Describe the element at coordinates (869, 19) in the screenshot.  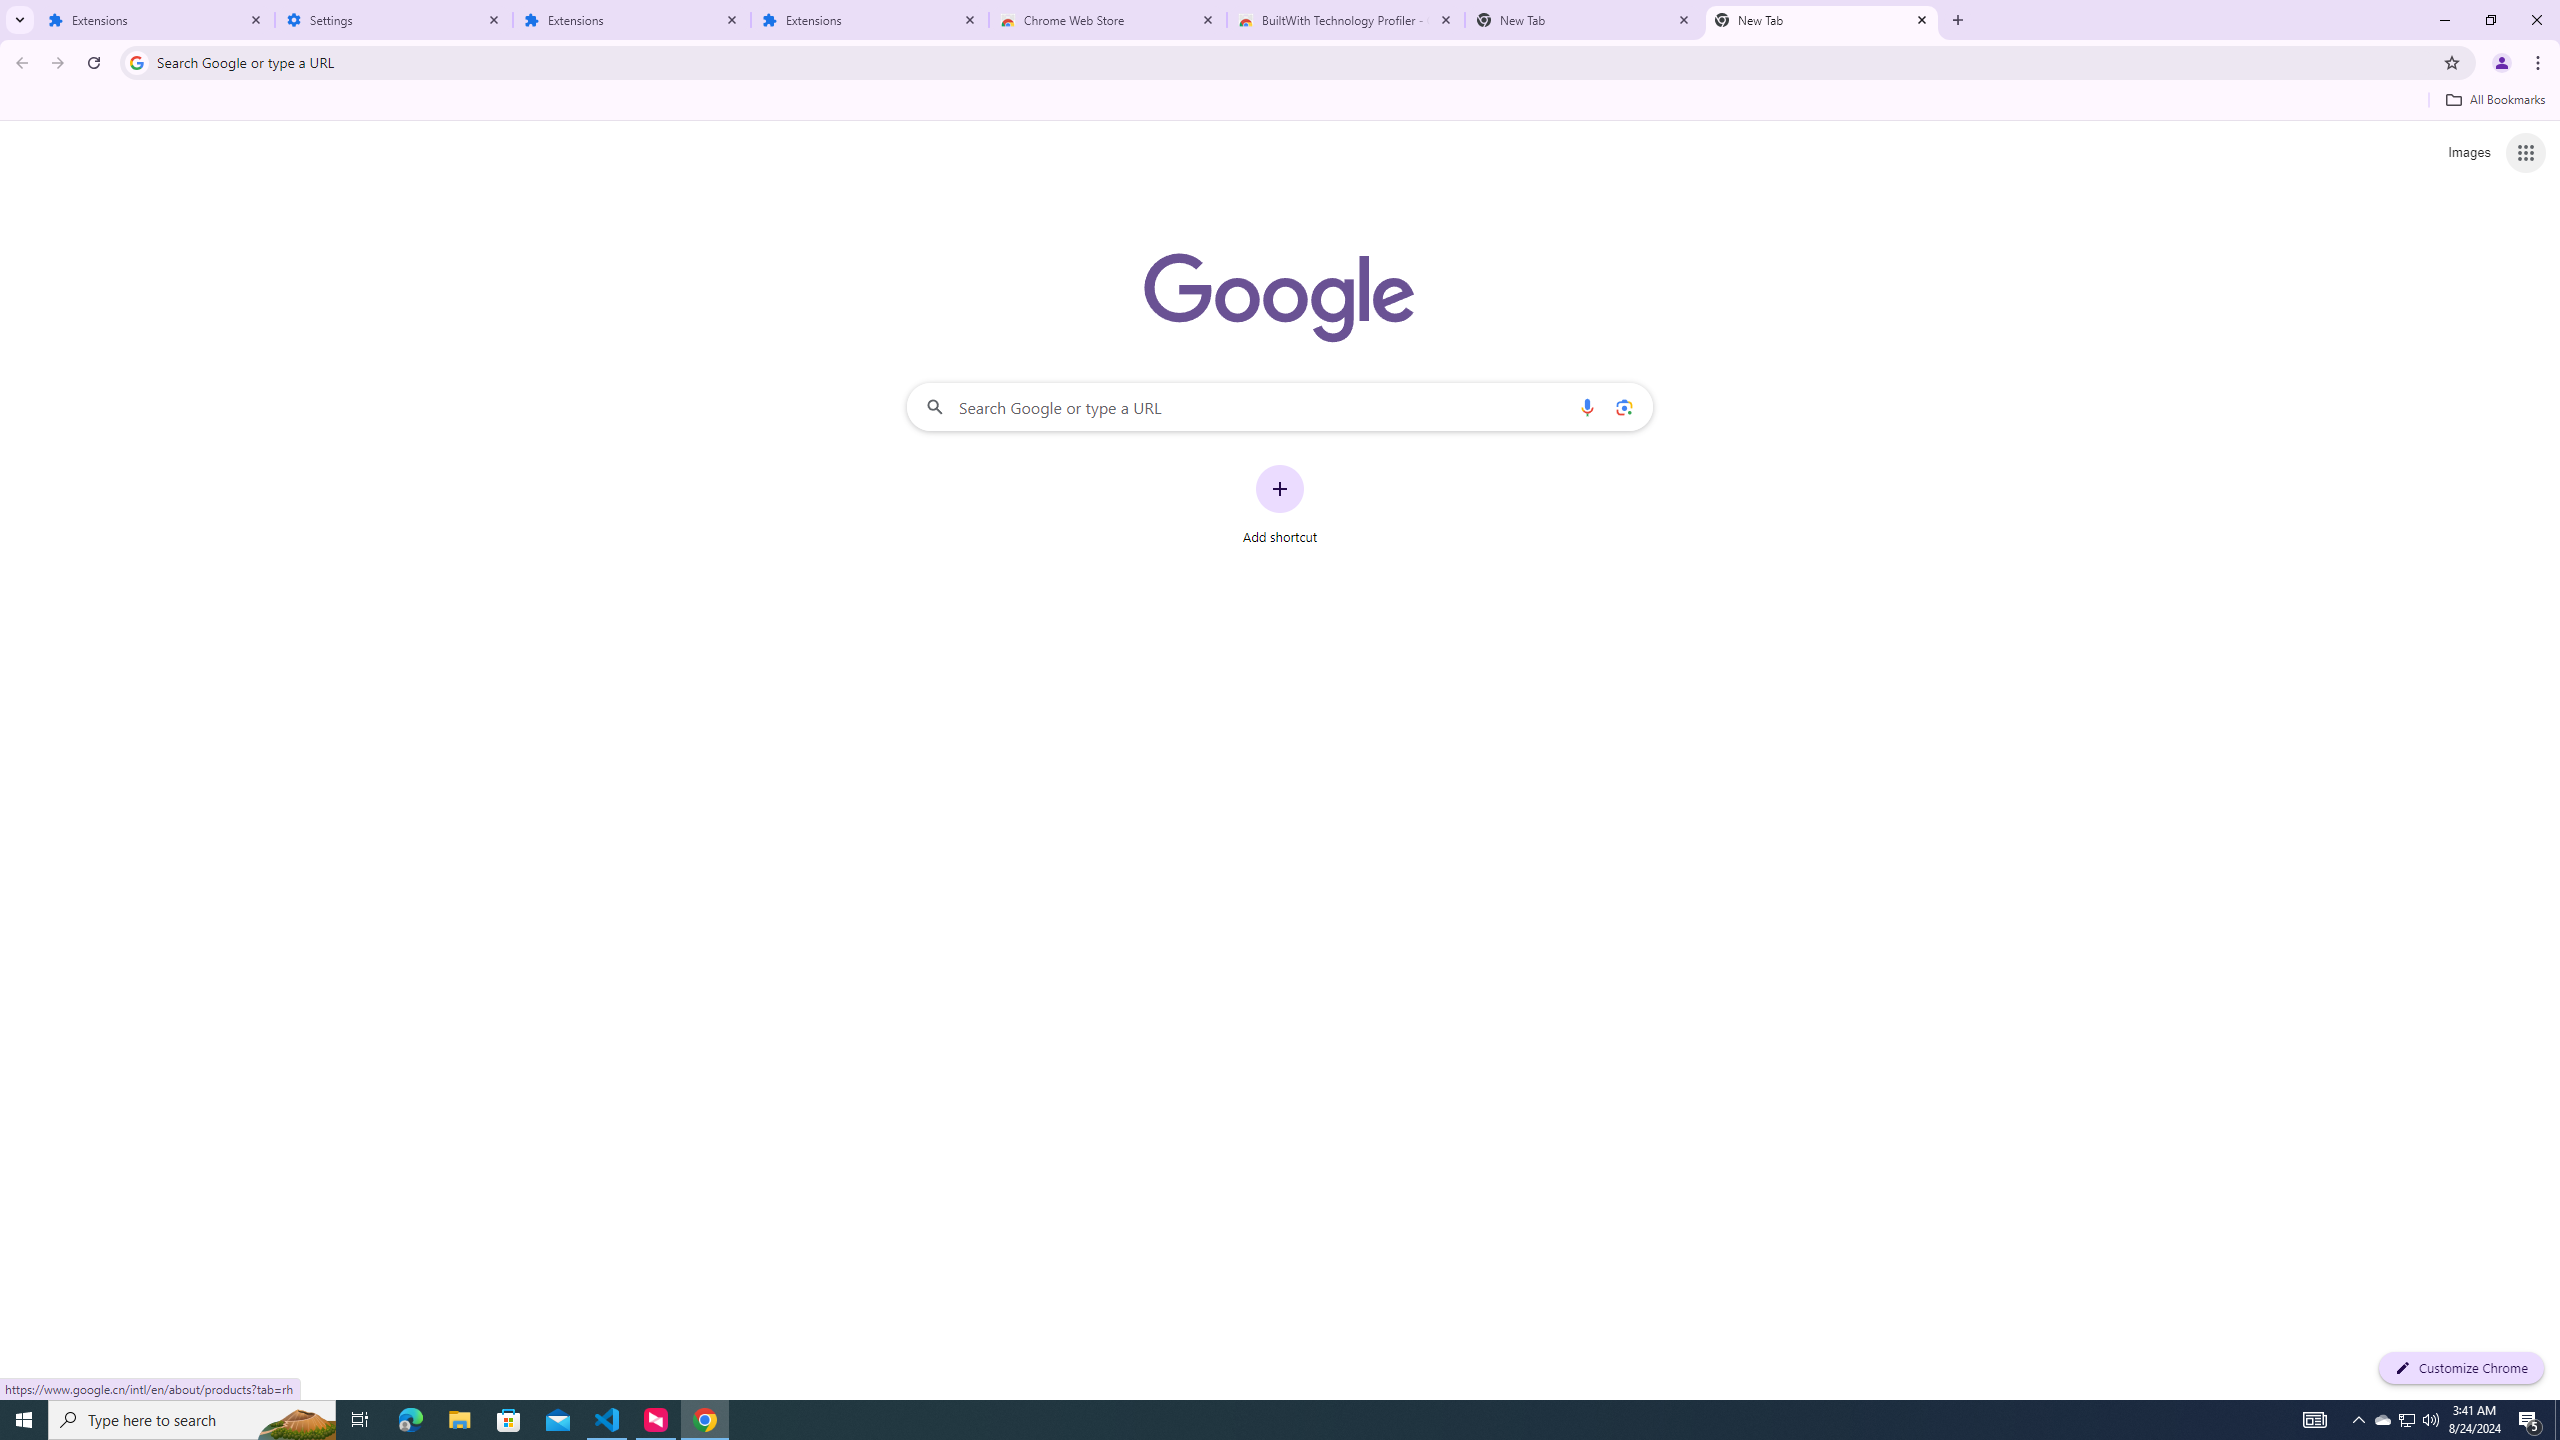
I see `'Extensions'` at that location.